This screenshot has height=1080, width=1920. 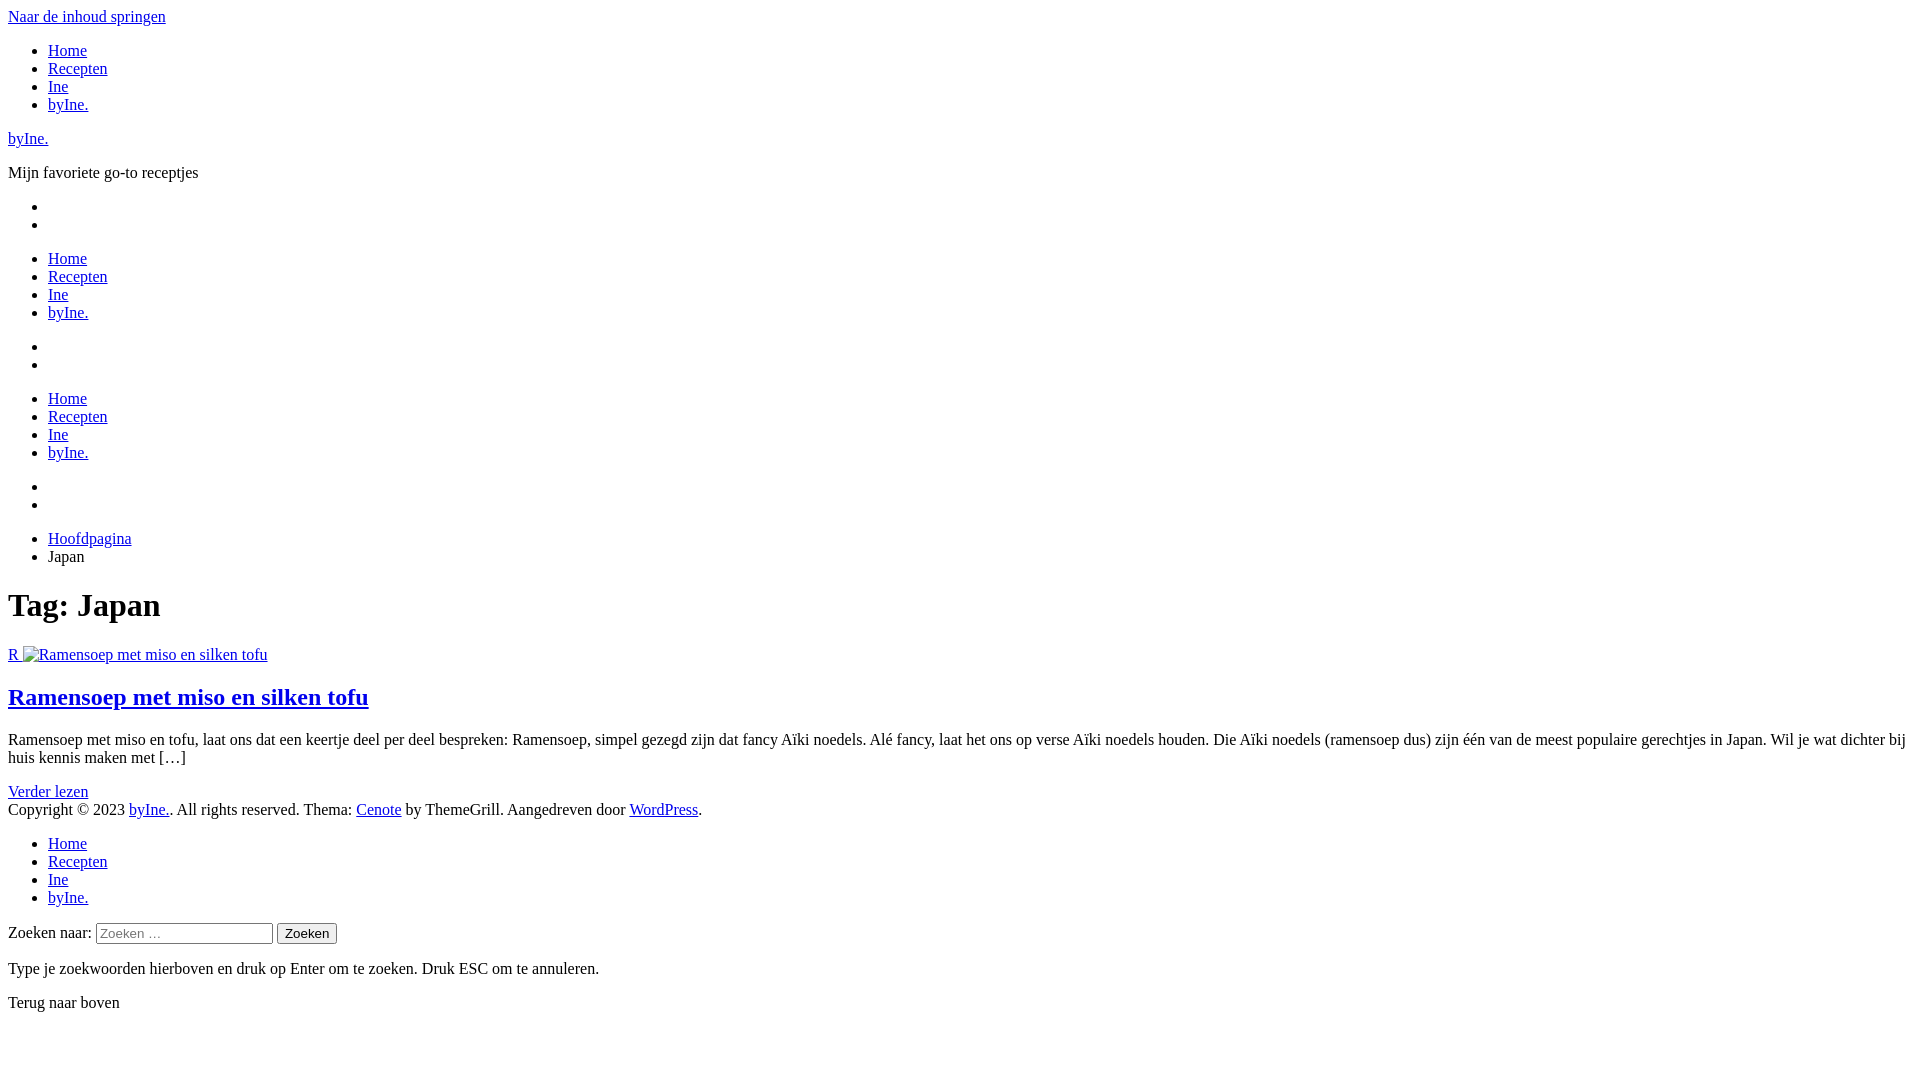 What do you see at coordinates (48, 415) in the screenshot?
I see `'Recepten'` at bounding box center [48, 415].